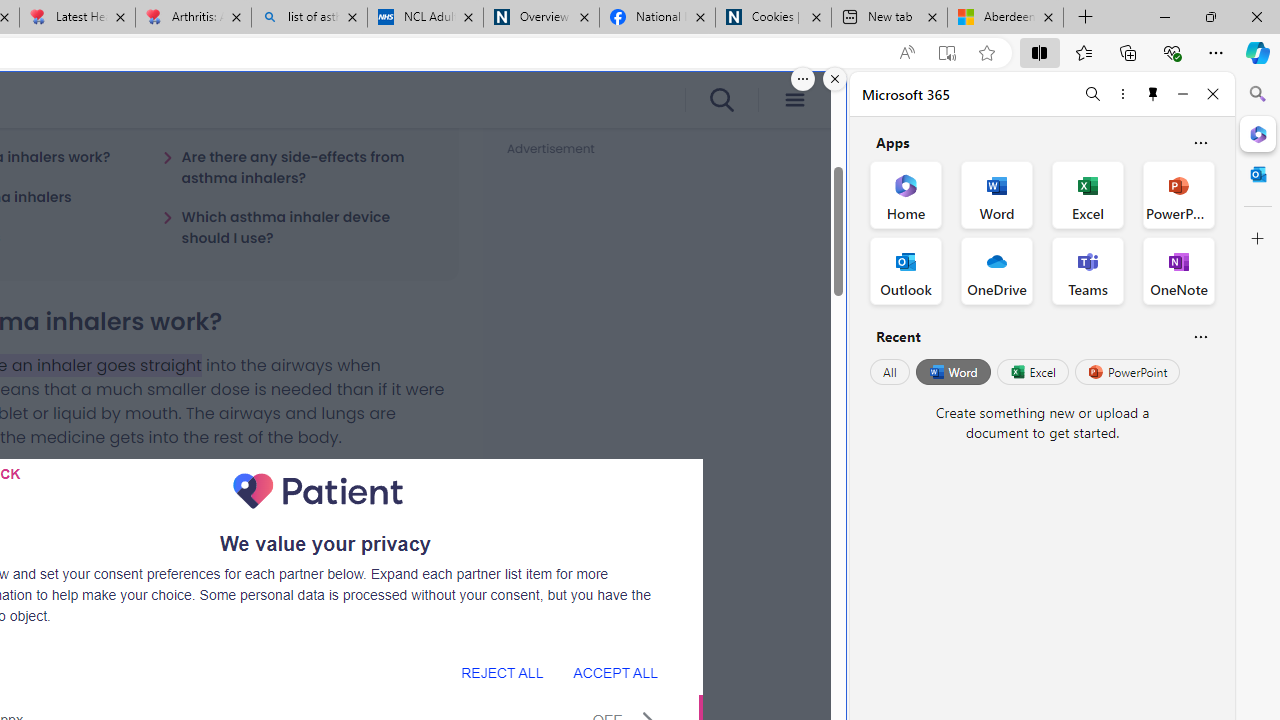  Describe the element at coordinates (1128, 51) in the screenshot. I see `'Collections'` at that location.